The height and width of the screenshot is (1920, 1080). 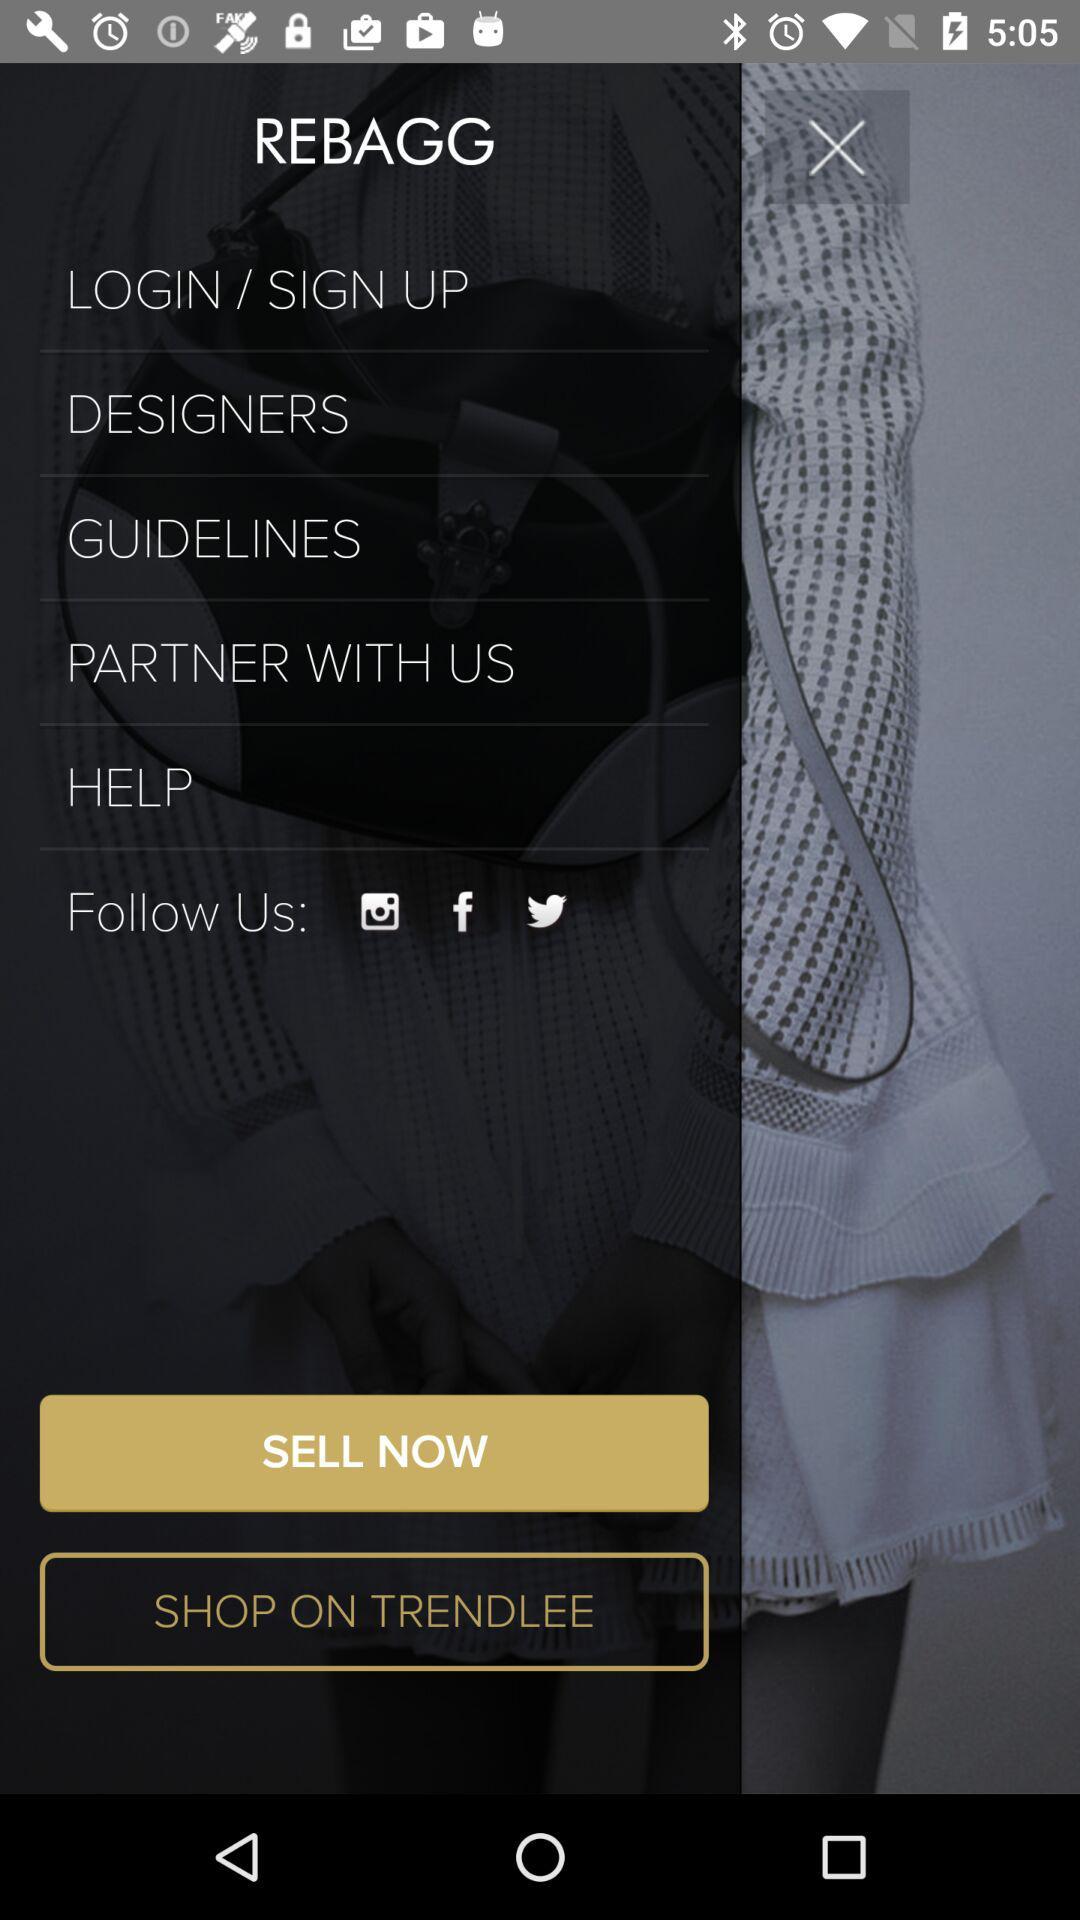 I want to click on visit brand 's facebook, so click(x=463, y=911).